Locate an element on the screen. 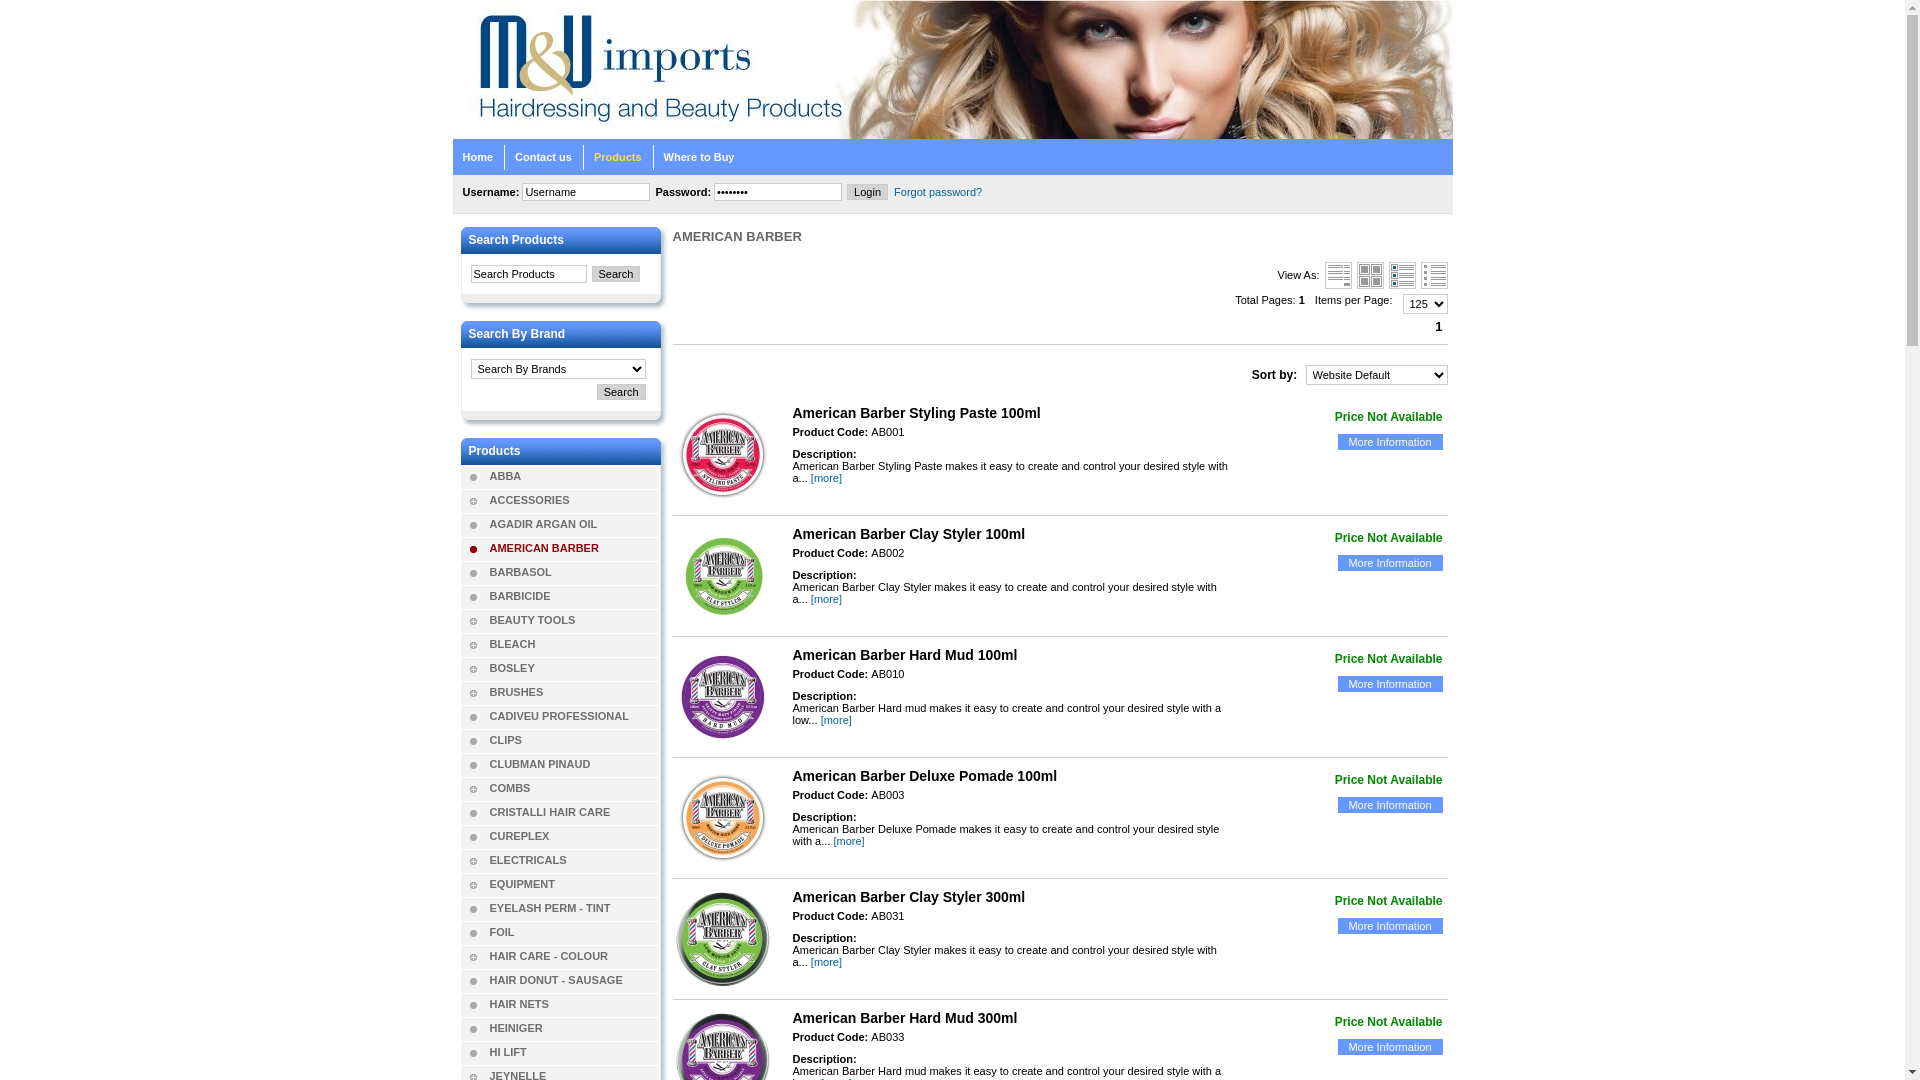 This screenshot has width=1920, height=1080. 'EYELASH PERM - TINT' is located at coordinates (573, 907).